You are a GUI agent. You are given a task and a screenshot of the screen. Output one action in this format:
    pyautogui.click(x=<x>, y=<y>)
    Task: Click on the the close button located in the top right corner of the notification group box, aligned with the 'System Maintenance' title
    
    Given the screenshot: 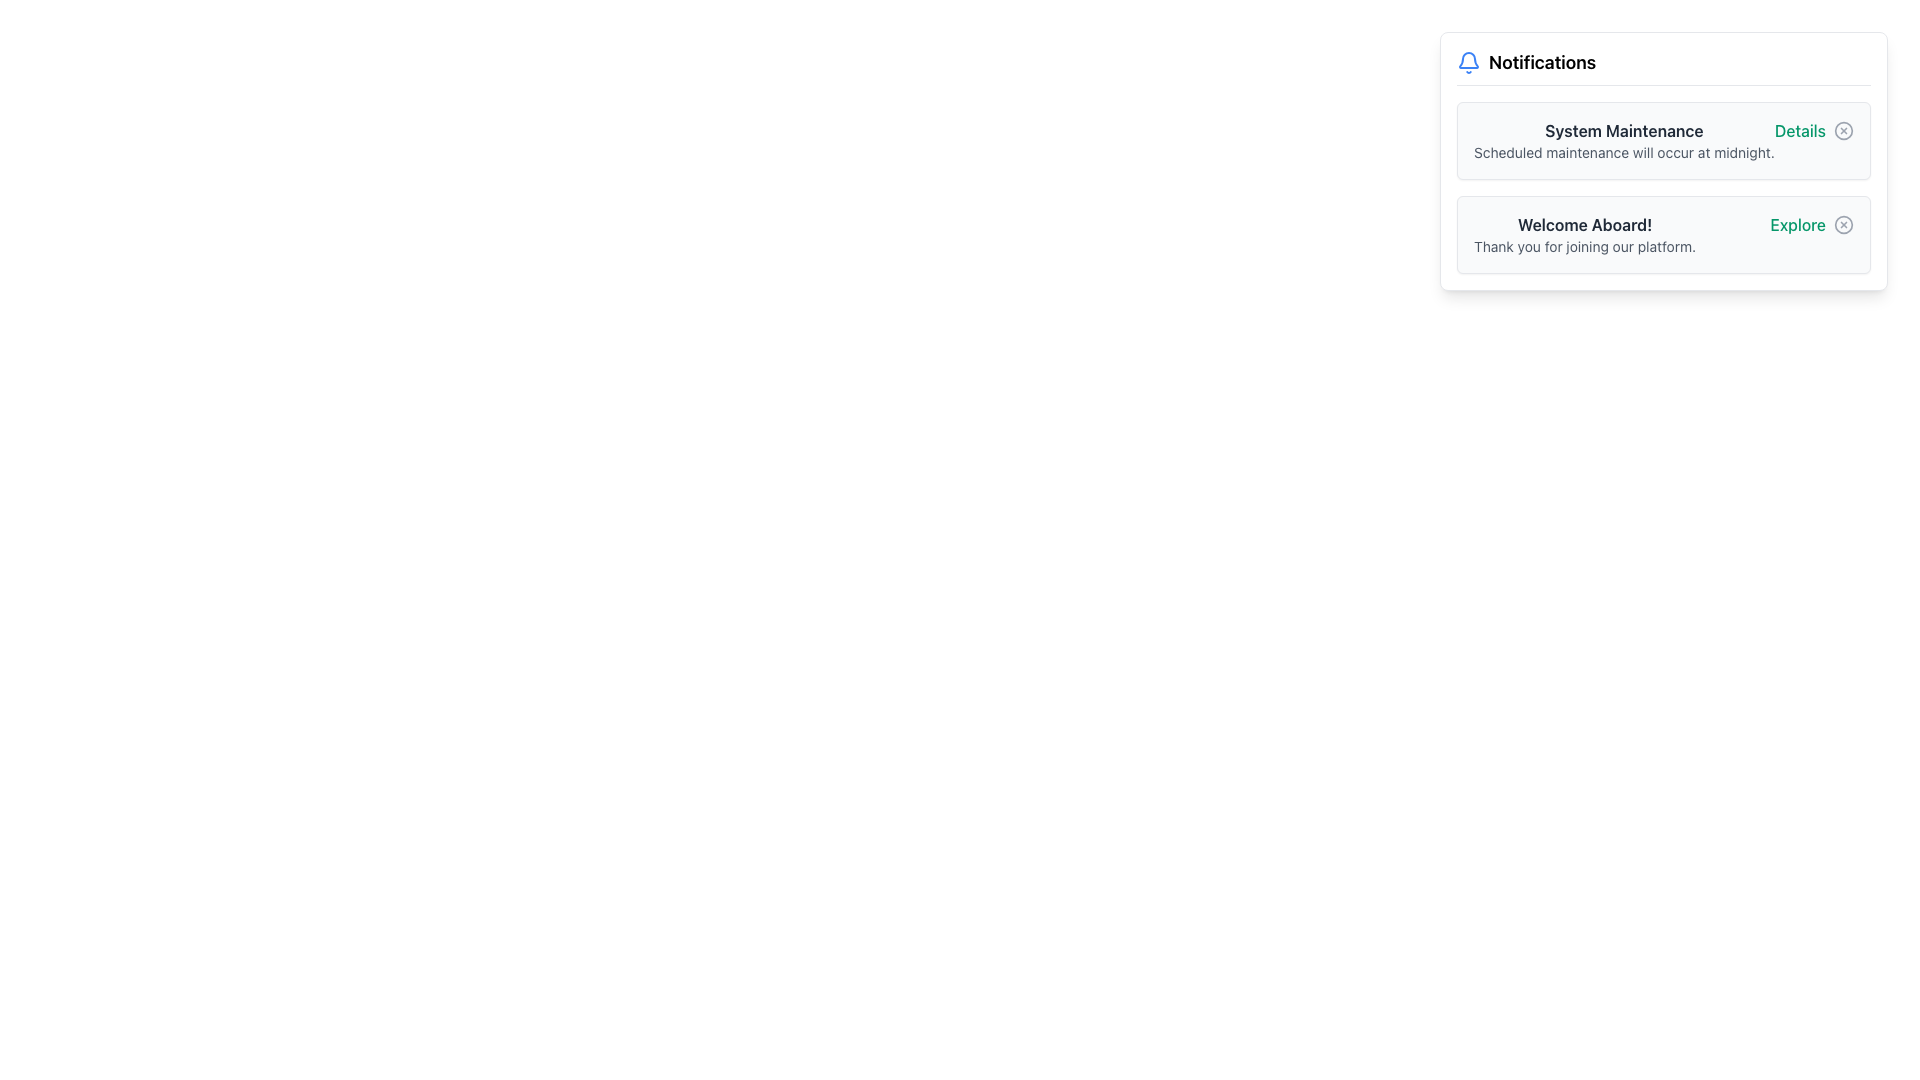 What is the action you would take?
    pyautogui.click(x=1842, y=131)
    